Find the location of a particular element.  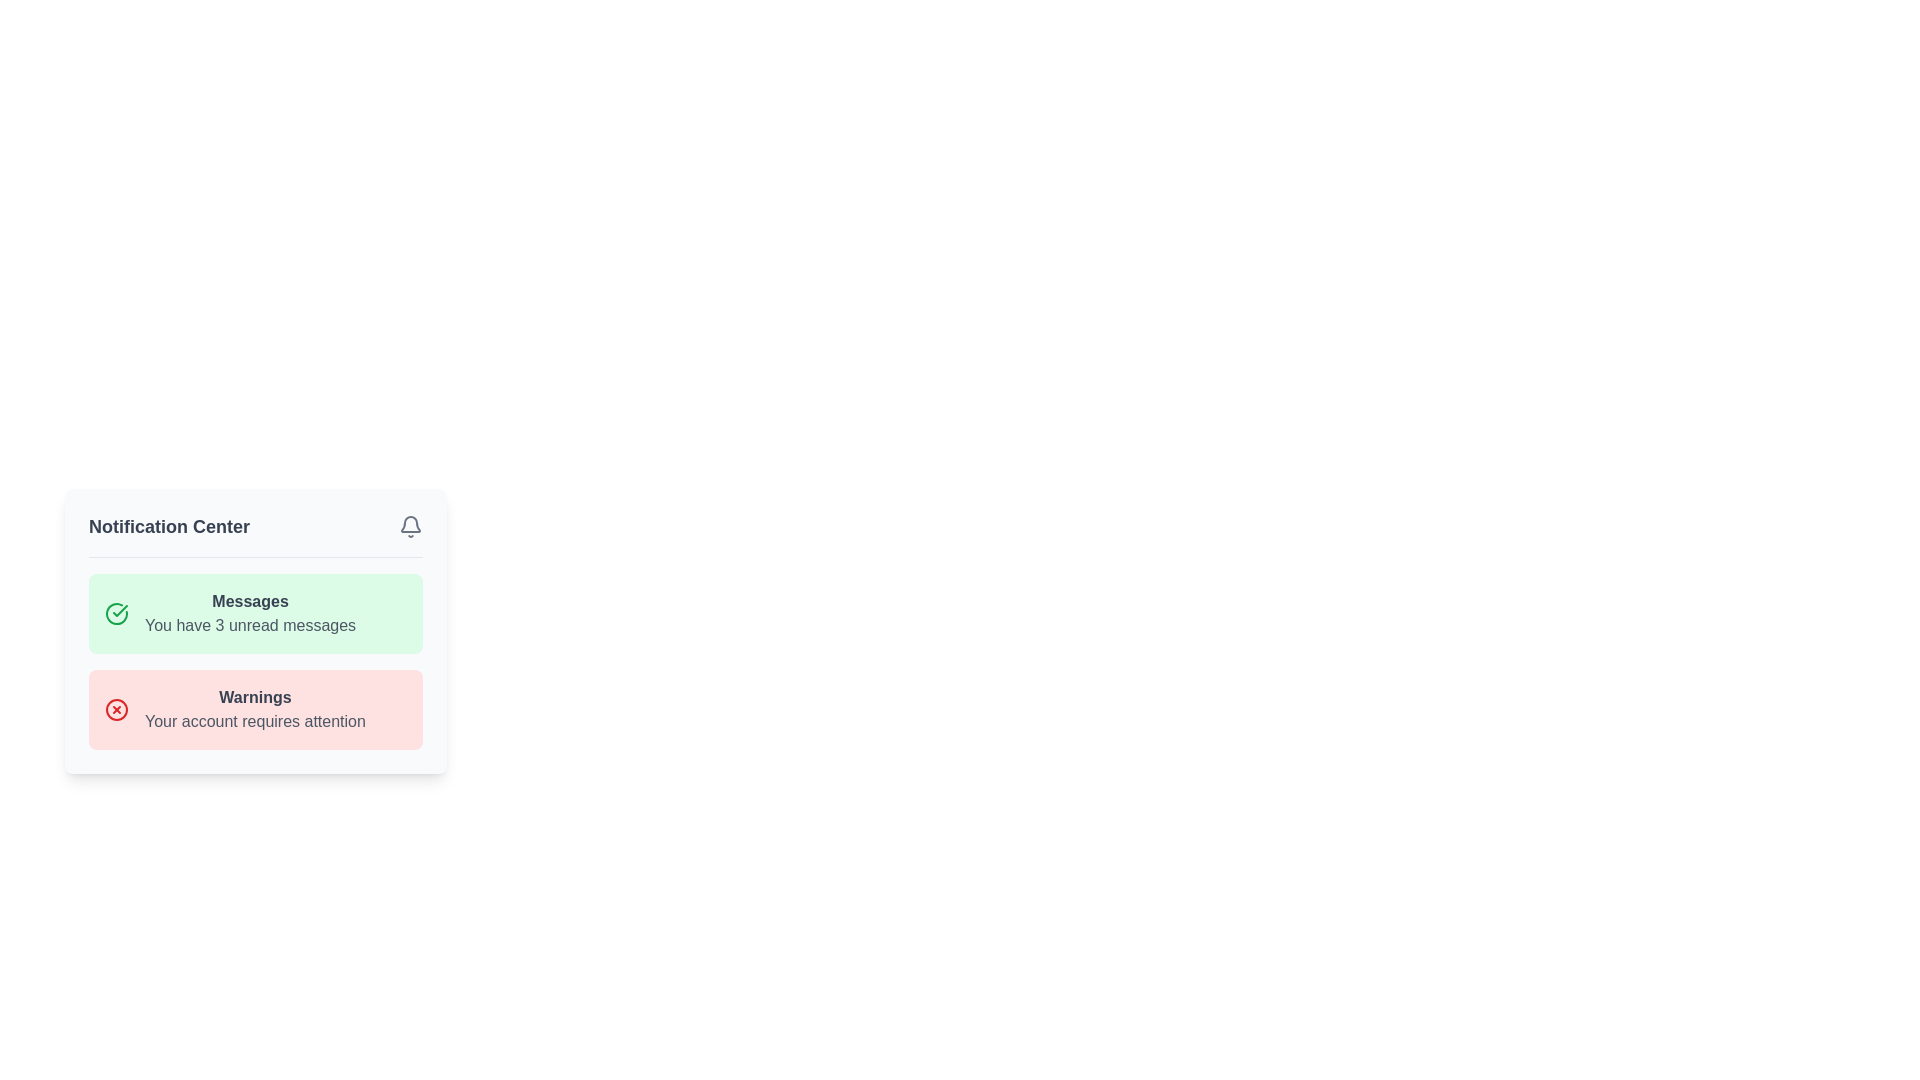

the alert text block located in the 'Warnings' notification block of the 'Notification Center' interface is located at coordinates (254, 708).